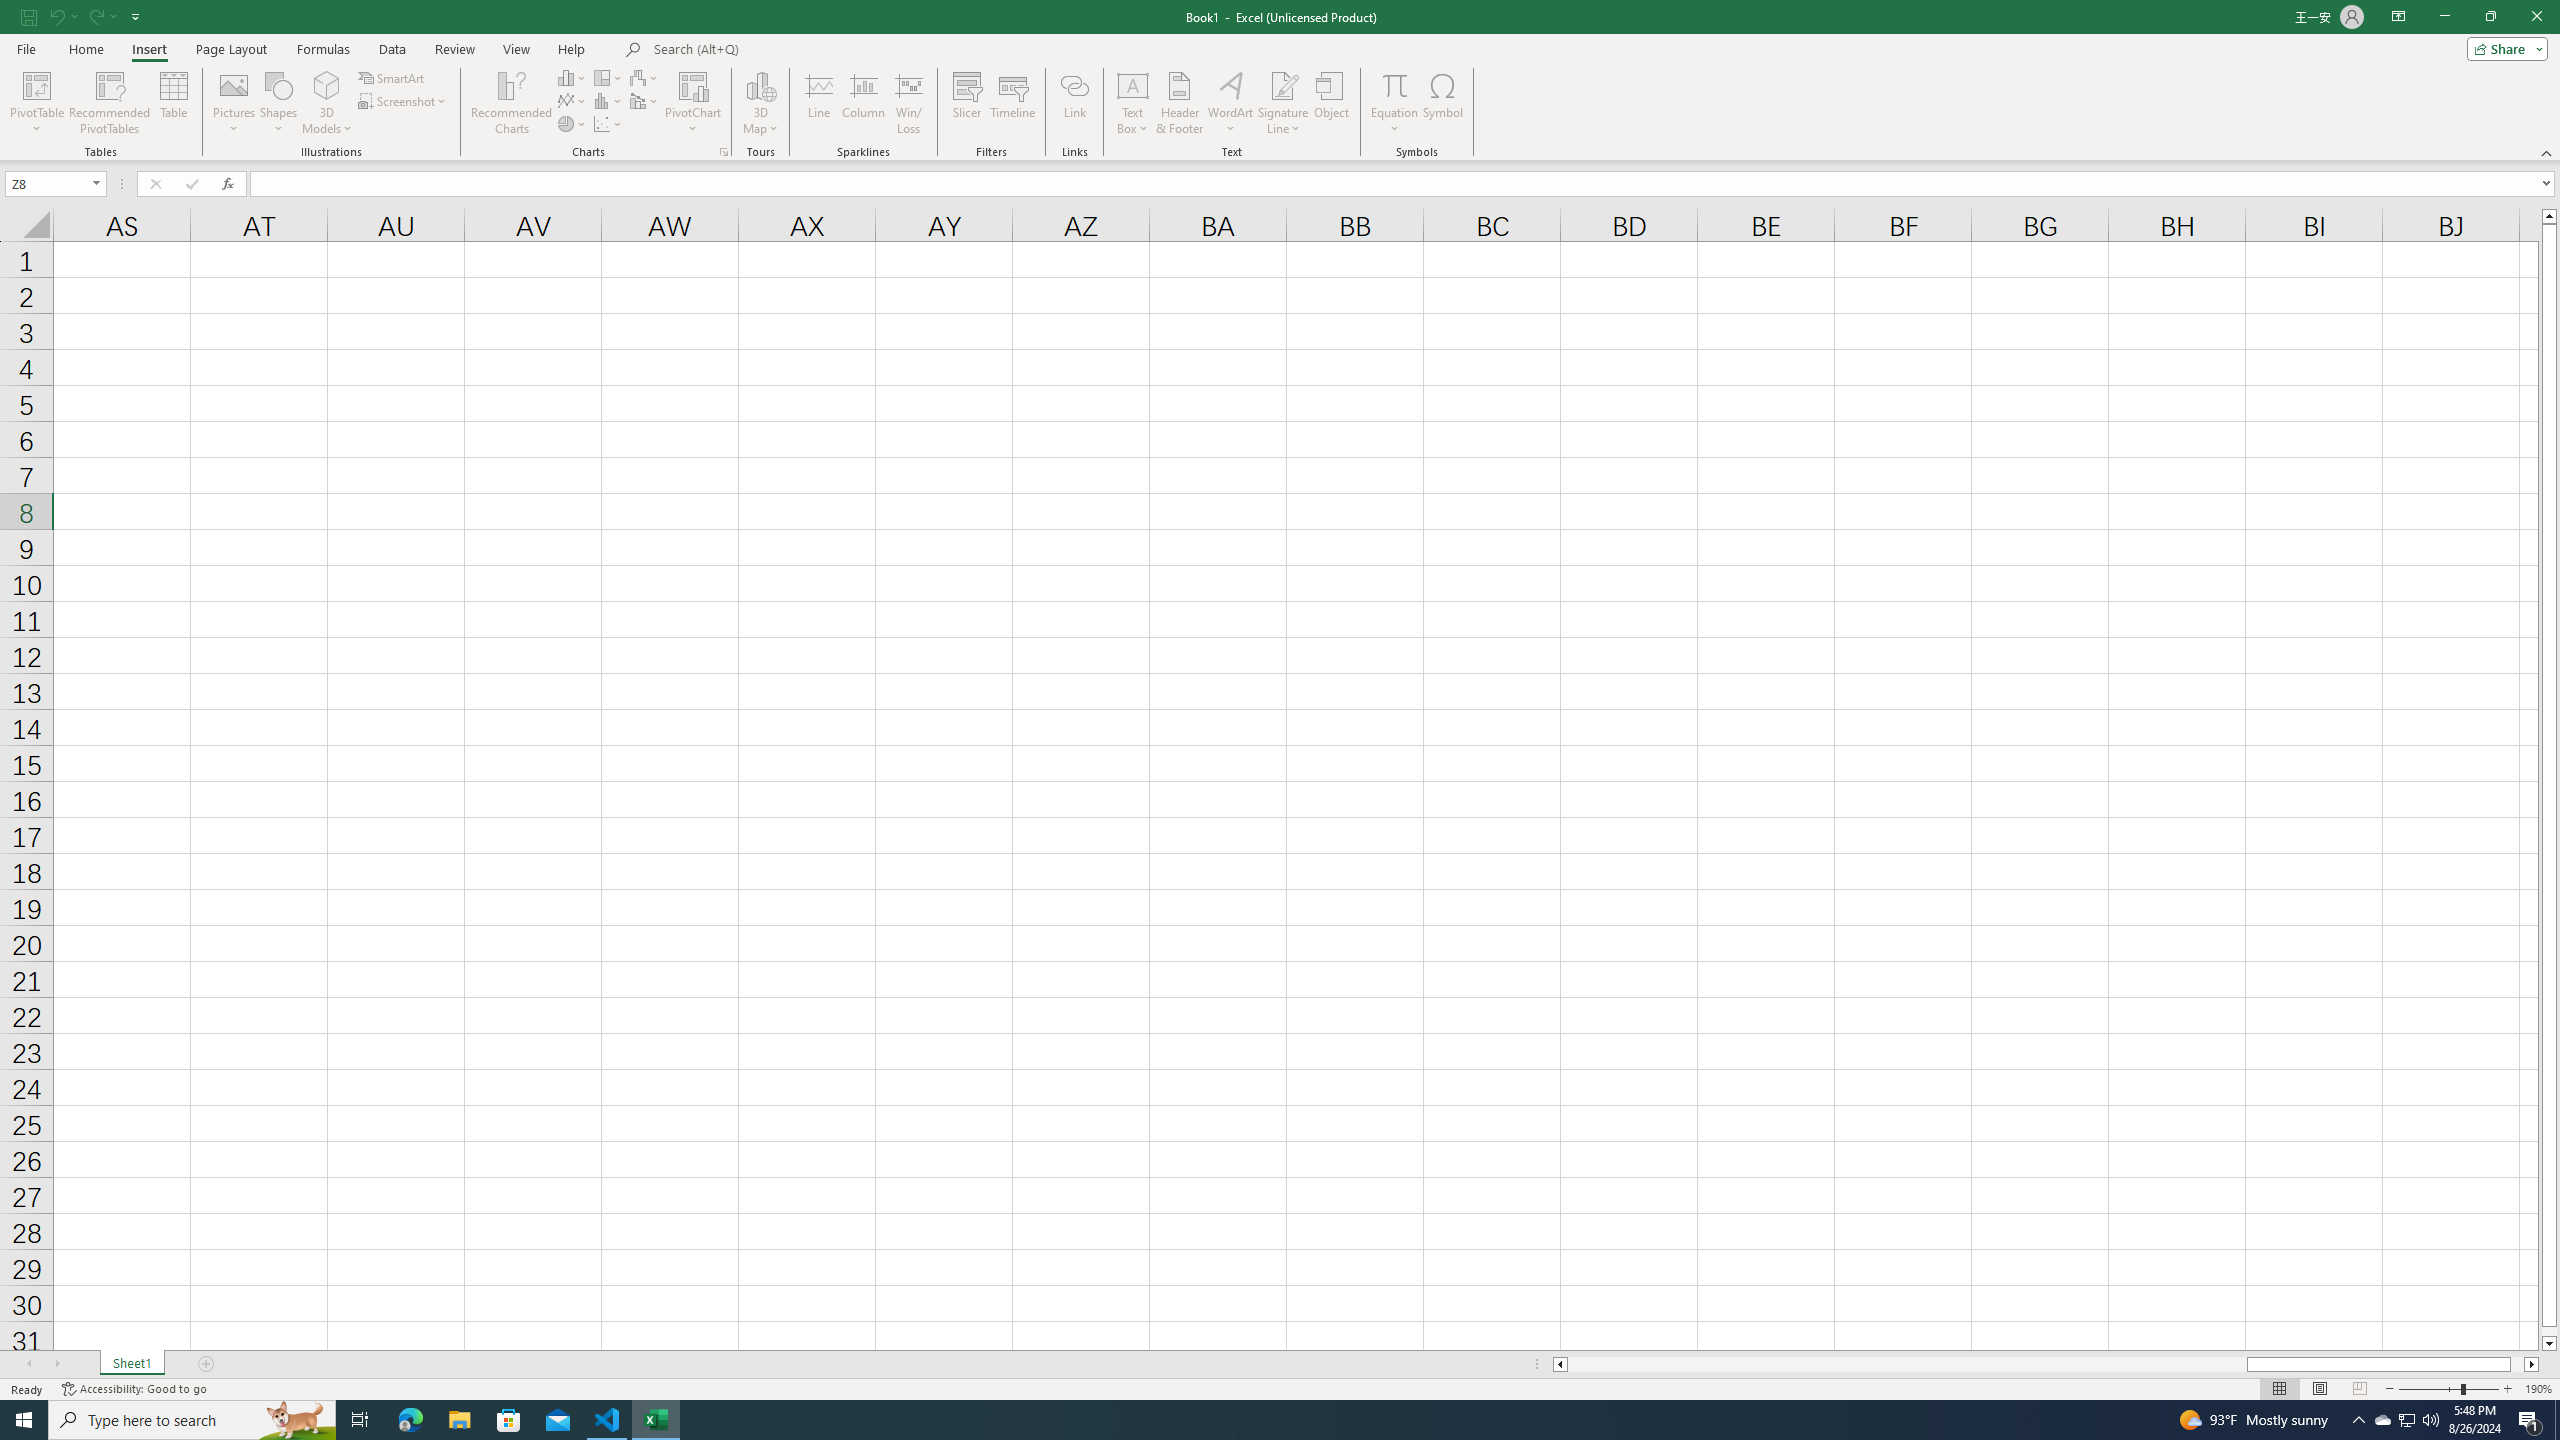 This screenshot has width=2560, height=1440. I want to click on 'PivotTable', so click(36, 103).